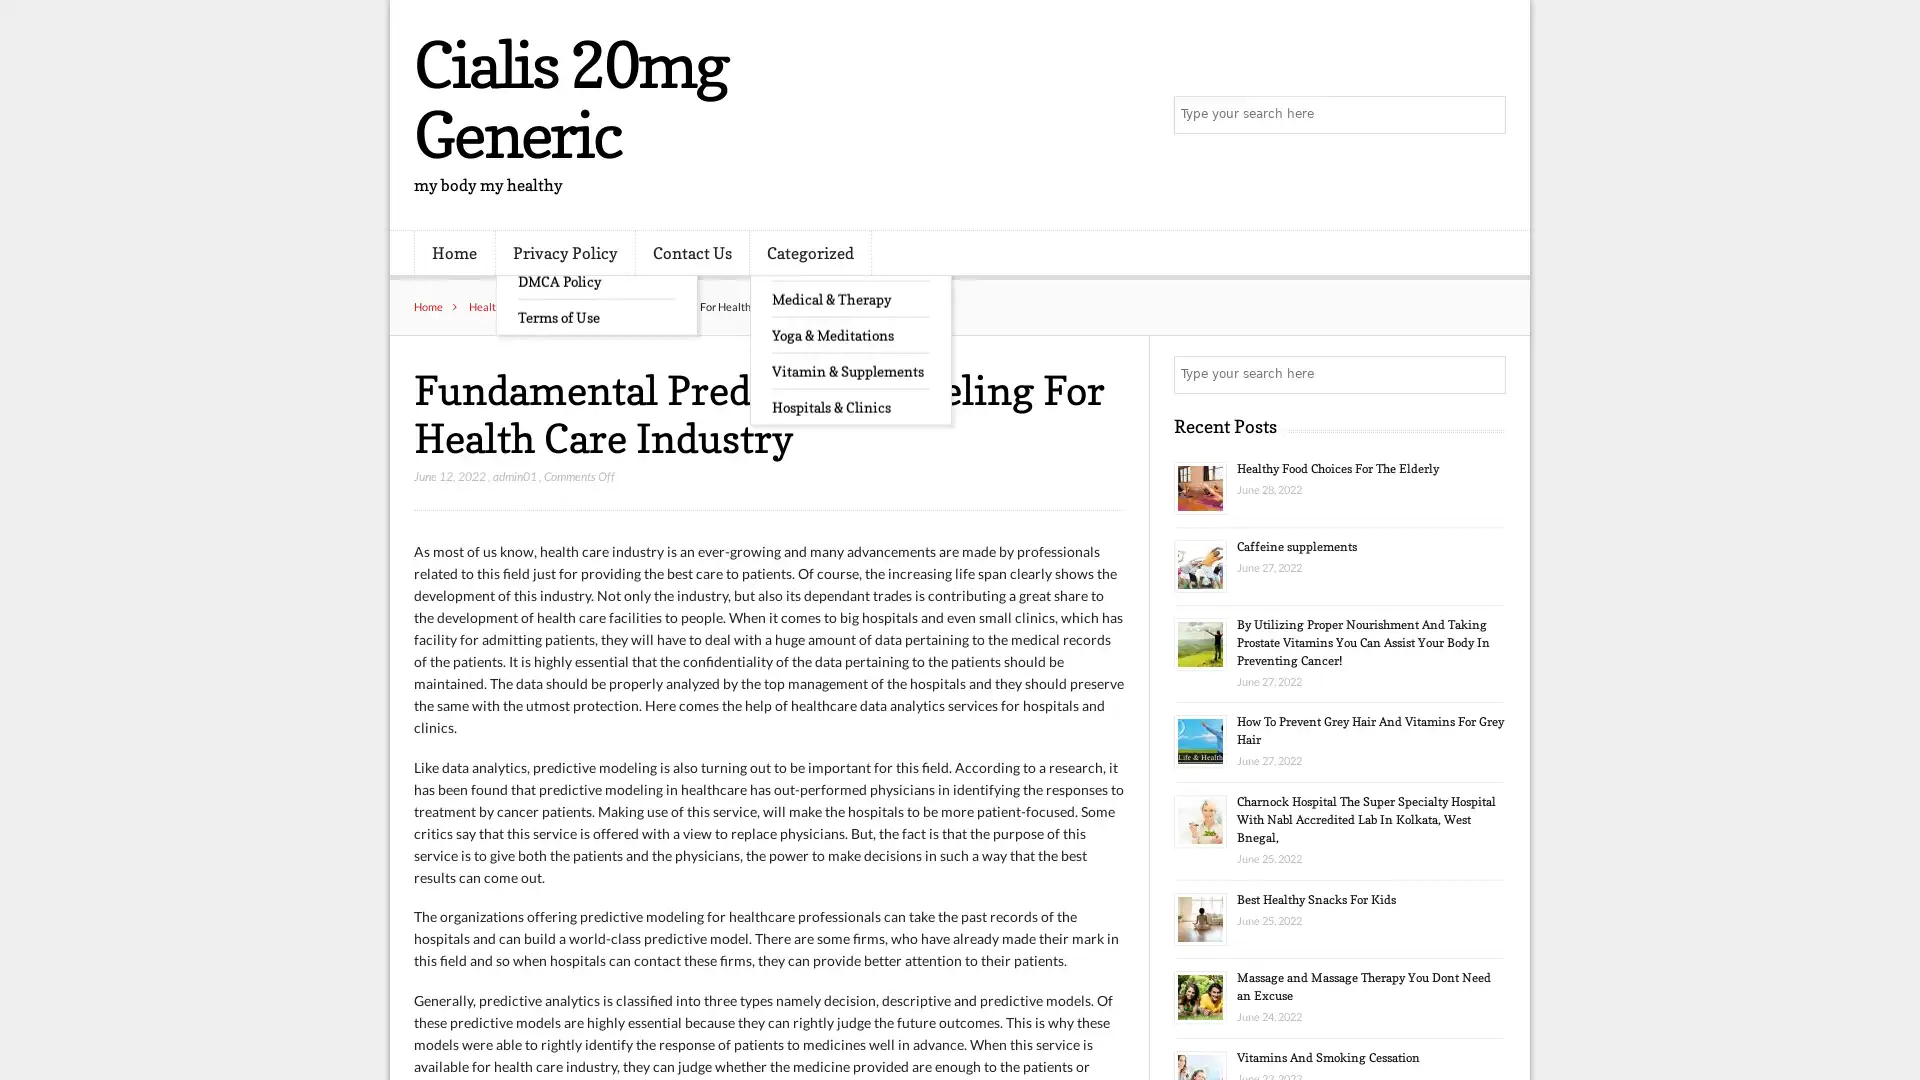 The height and width of the screenshot is (1080, 1920). What do you see at coordinates (1485, 115) in the screenshot?
I see `Search` at bounding box center [1485, 115].